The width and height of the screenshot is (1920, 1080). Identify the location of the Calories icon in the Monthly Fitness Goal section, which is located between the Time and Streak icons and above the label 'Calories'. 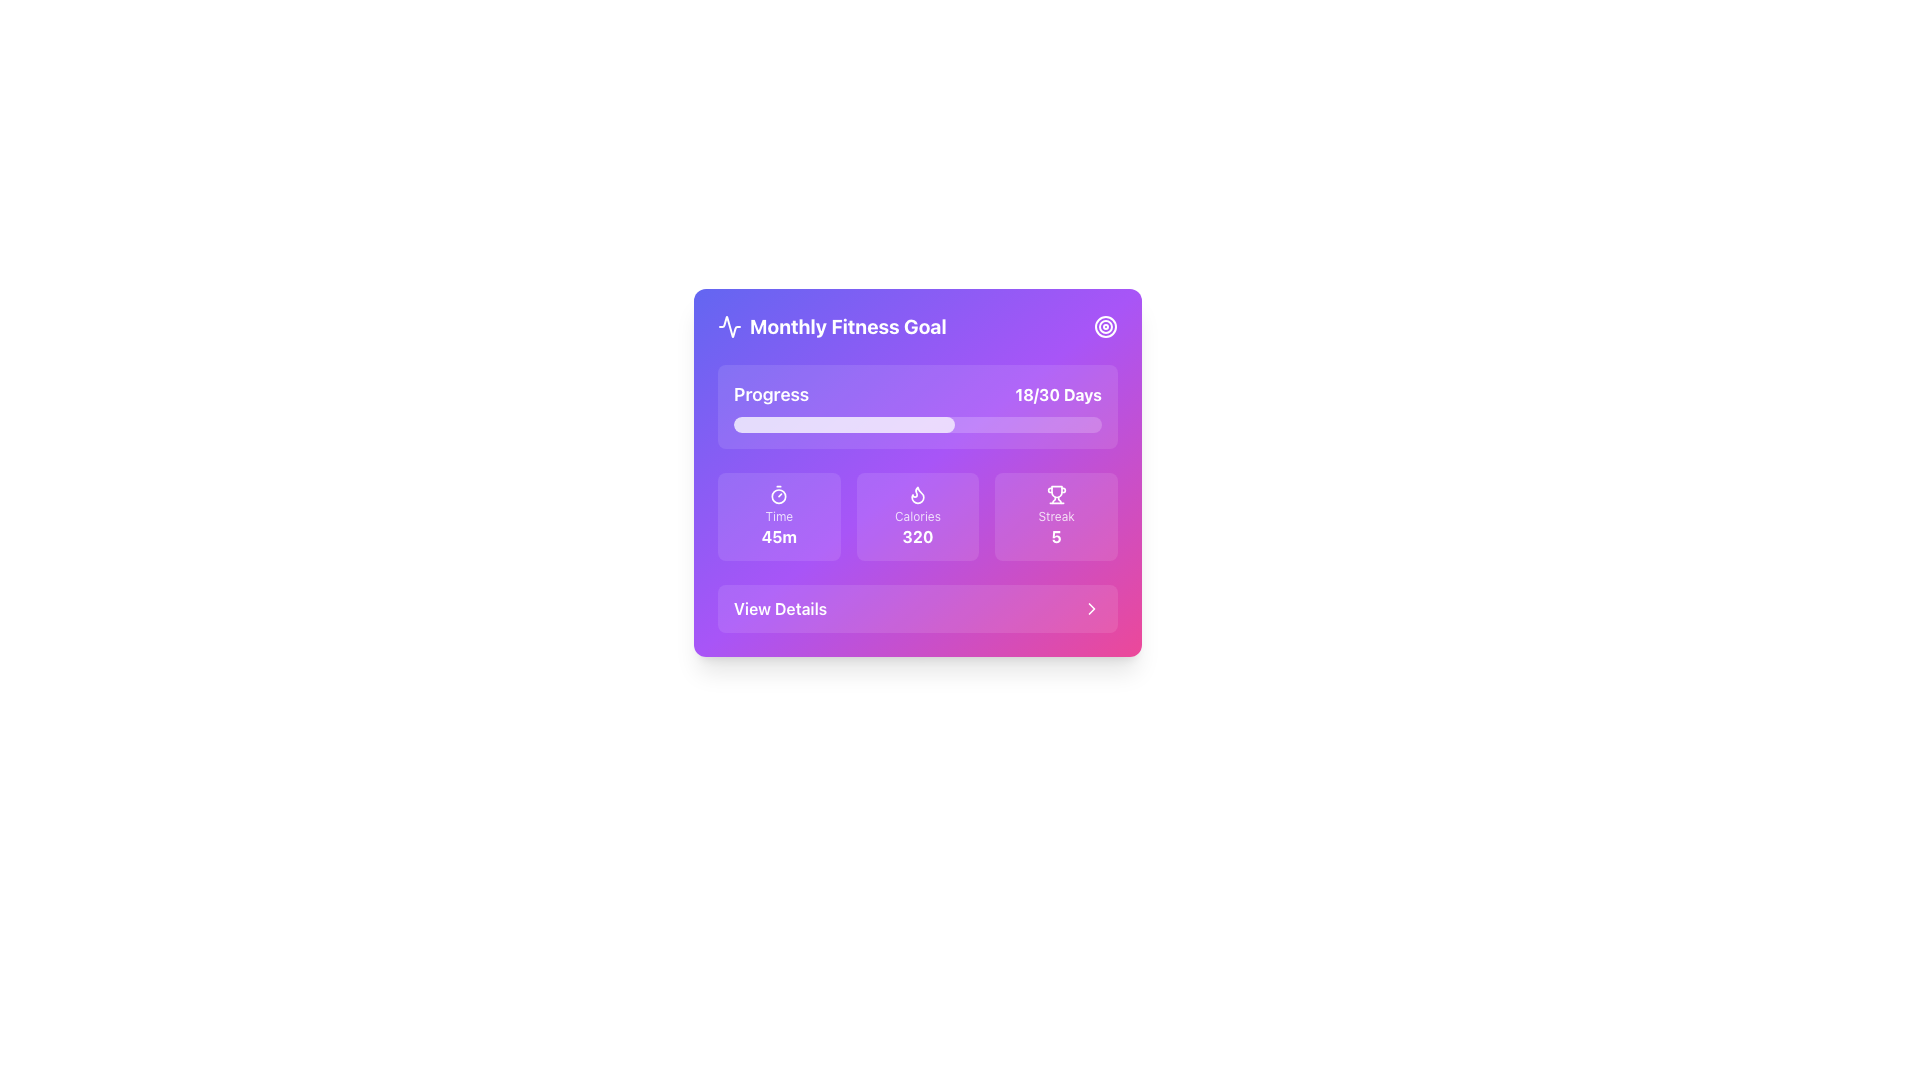
(916, 495).